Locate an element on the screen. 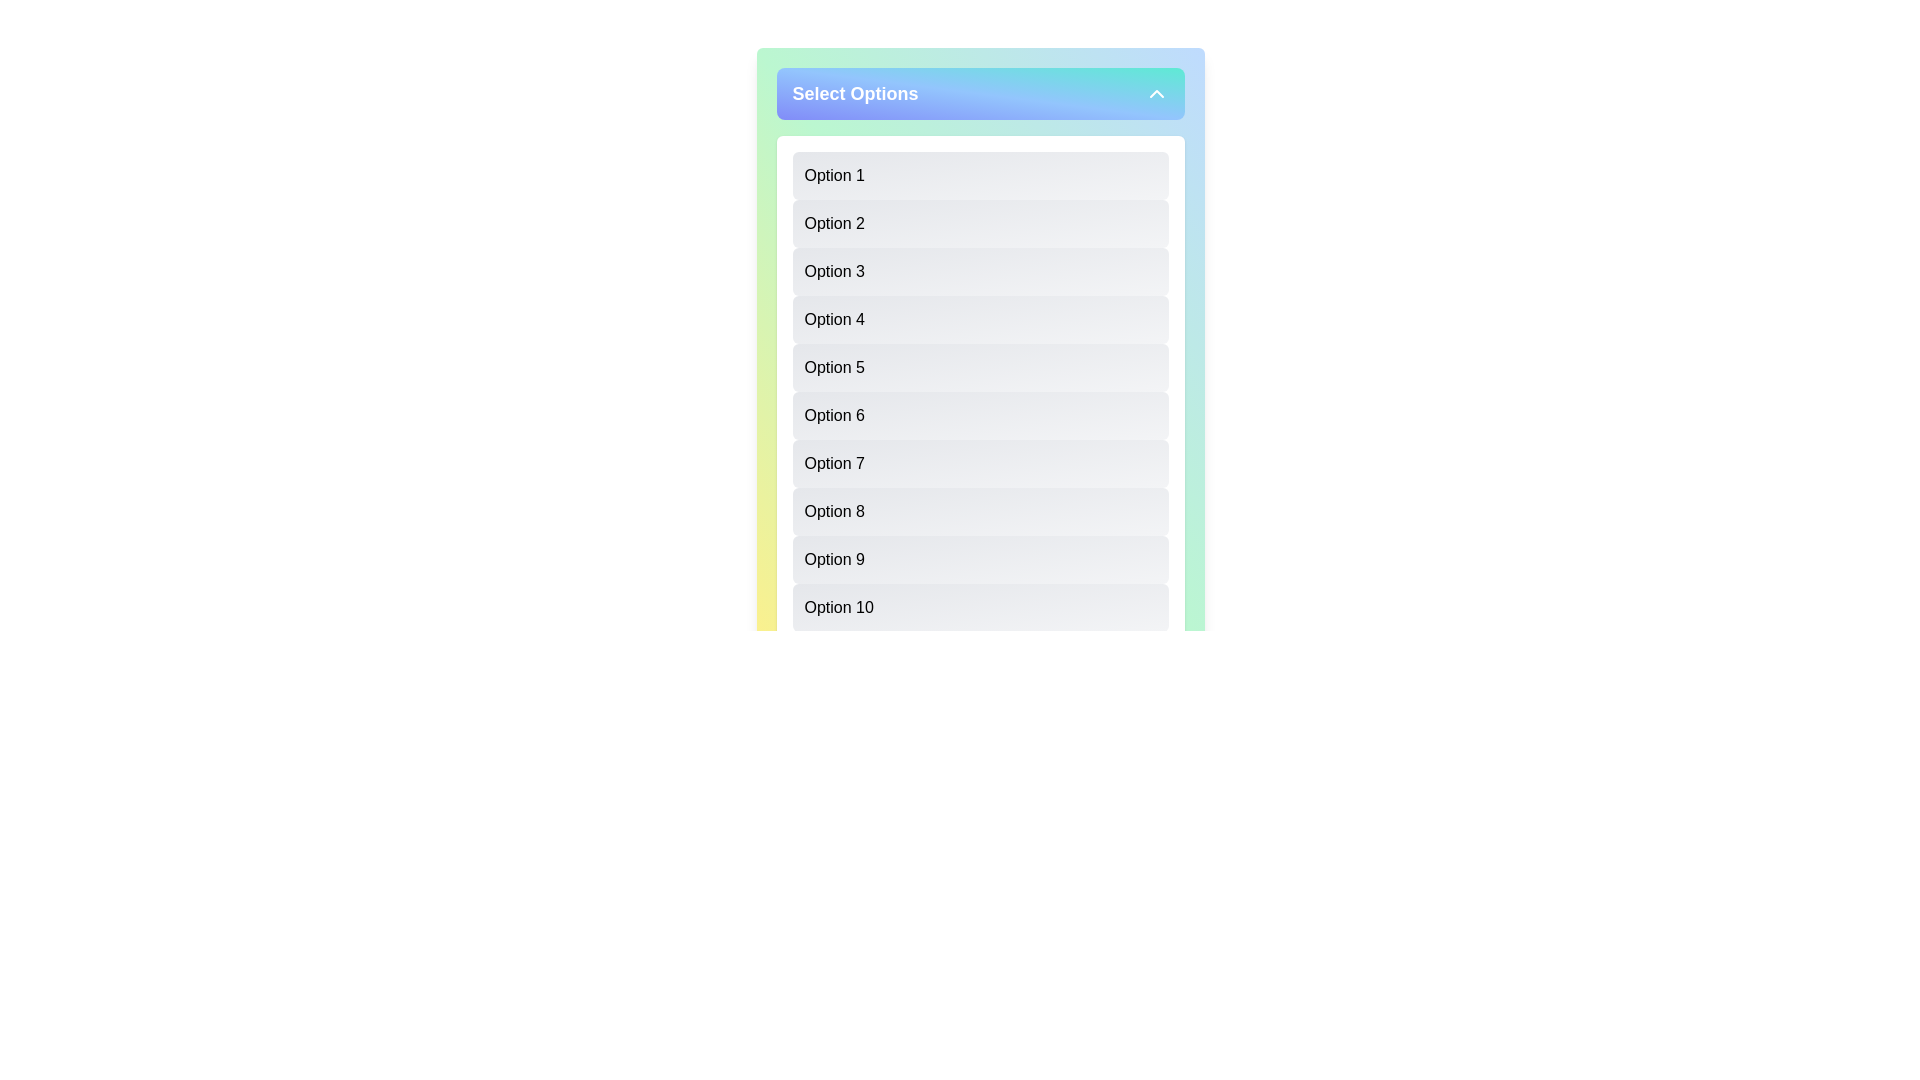 The width and height of the screenshot is (1920, 1080). the last button in a vertical list of selectable options is located at coordinates (980, 607).